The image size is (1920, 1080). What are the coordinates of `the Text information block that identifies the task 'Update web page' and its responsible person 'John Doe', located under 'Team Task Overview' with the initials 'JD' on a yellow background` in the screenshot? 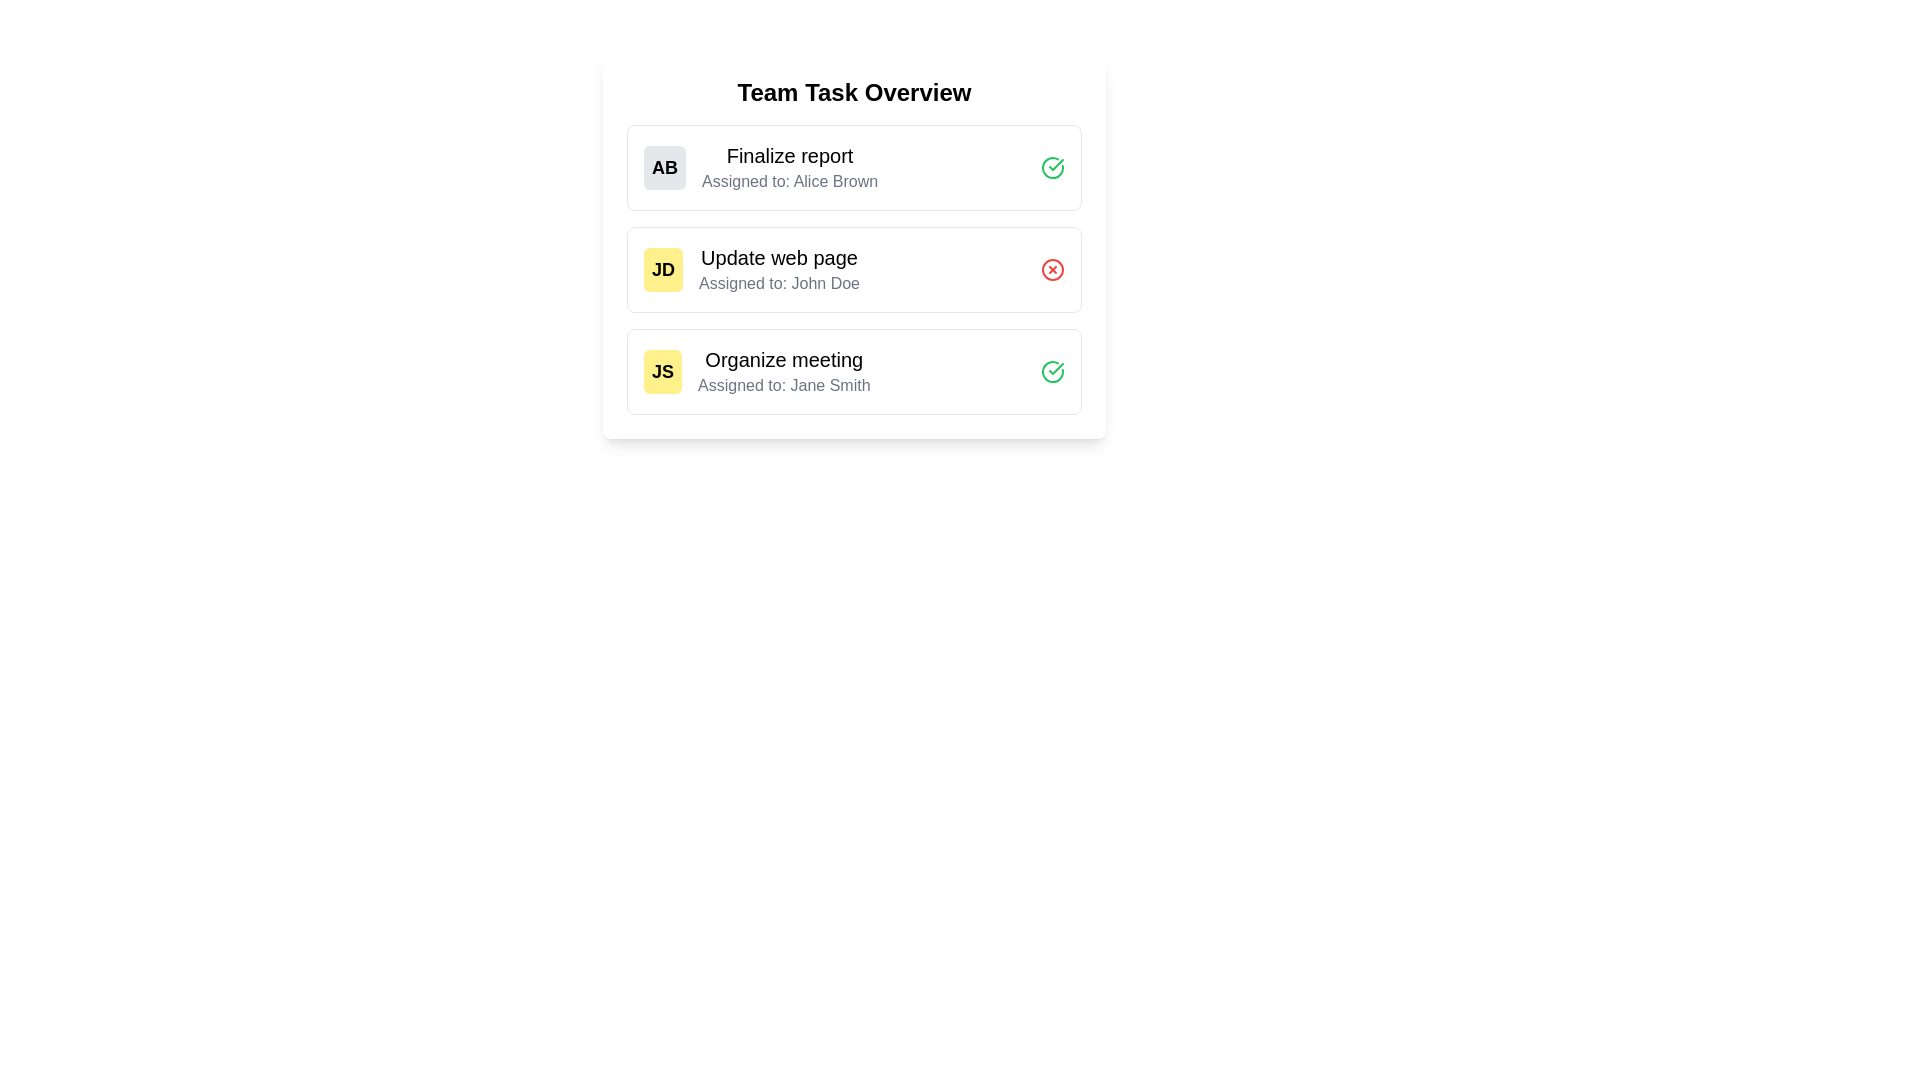 It's located at (778, 270).